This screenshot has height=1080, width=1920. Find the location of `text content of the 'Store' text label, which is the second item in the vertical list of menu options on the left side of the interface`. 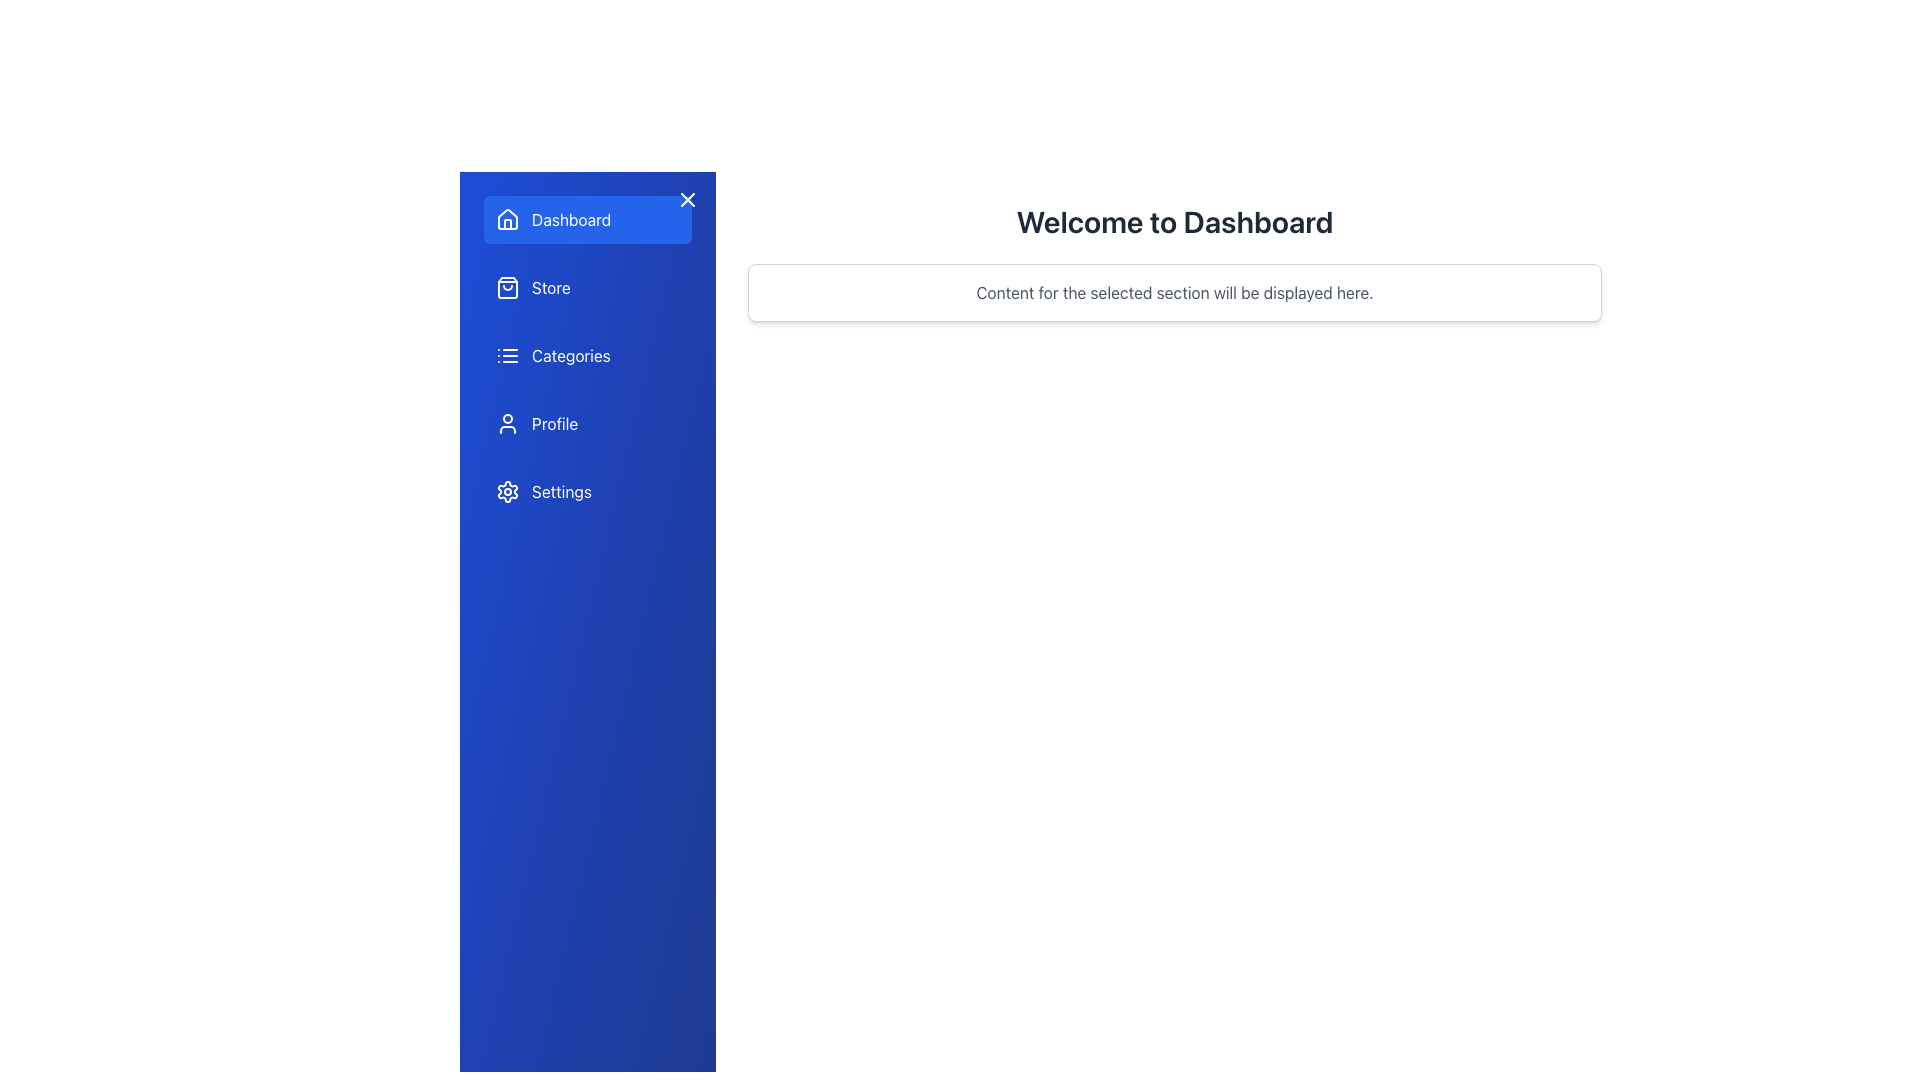

text content of the 'Store' text label, which is the second item in the vertical list of menu options on the left side of the interface is located at coordinates (551, 288).